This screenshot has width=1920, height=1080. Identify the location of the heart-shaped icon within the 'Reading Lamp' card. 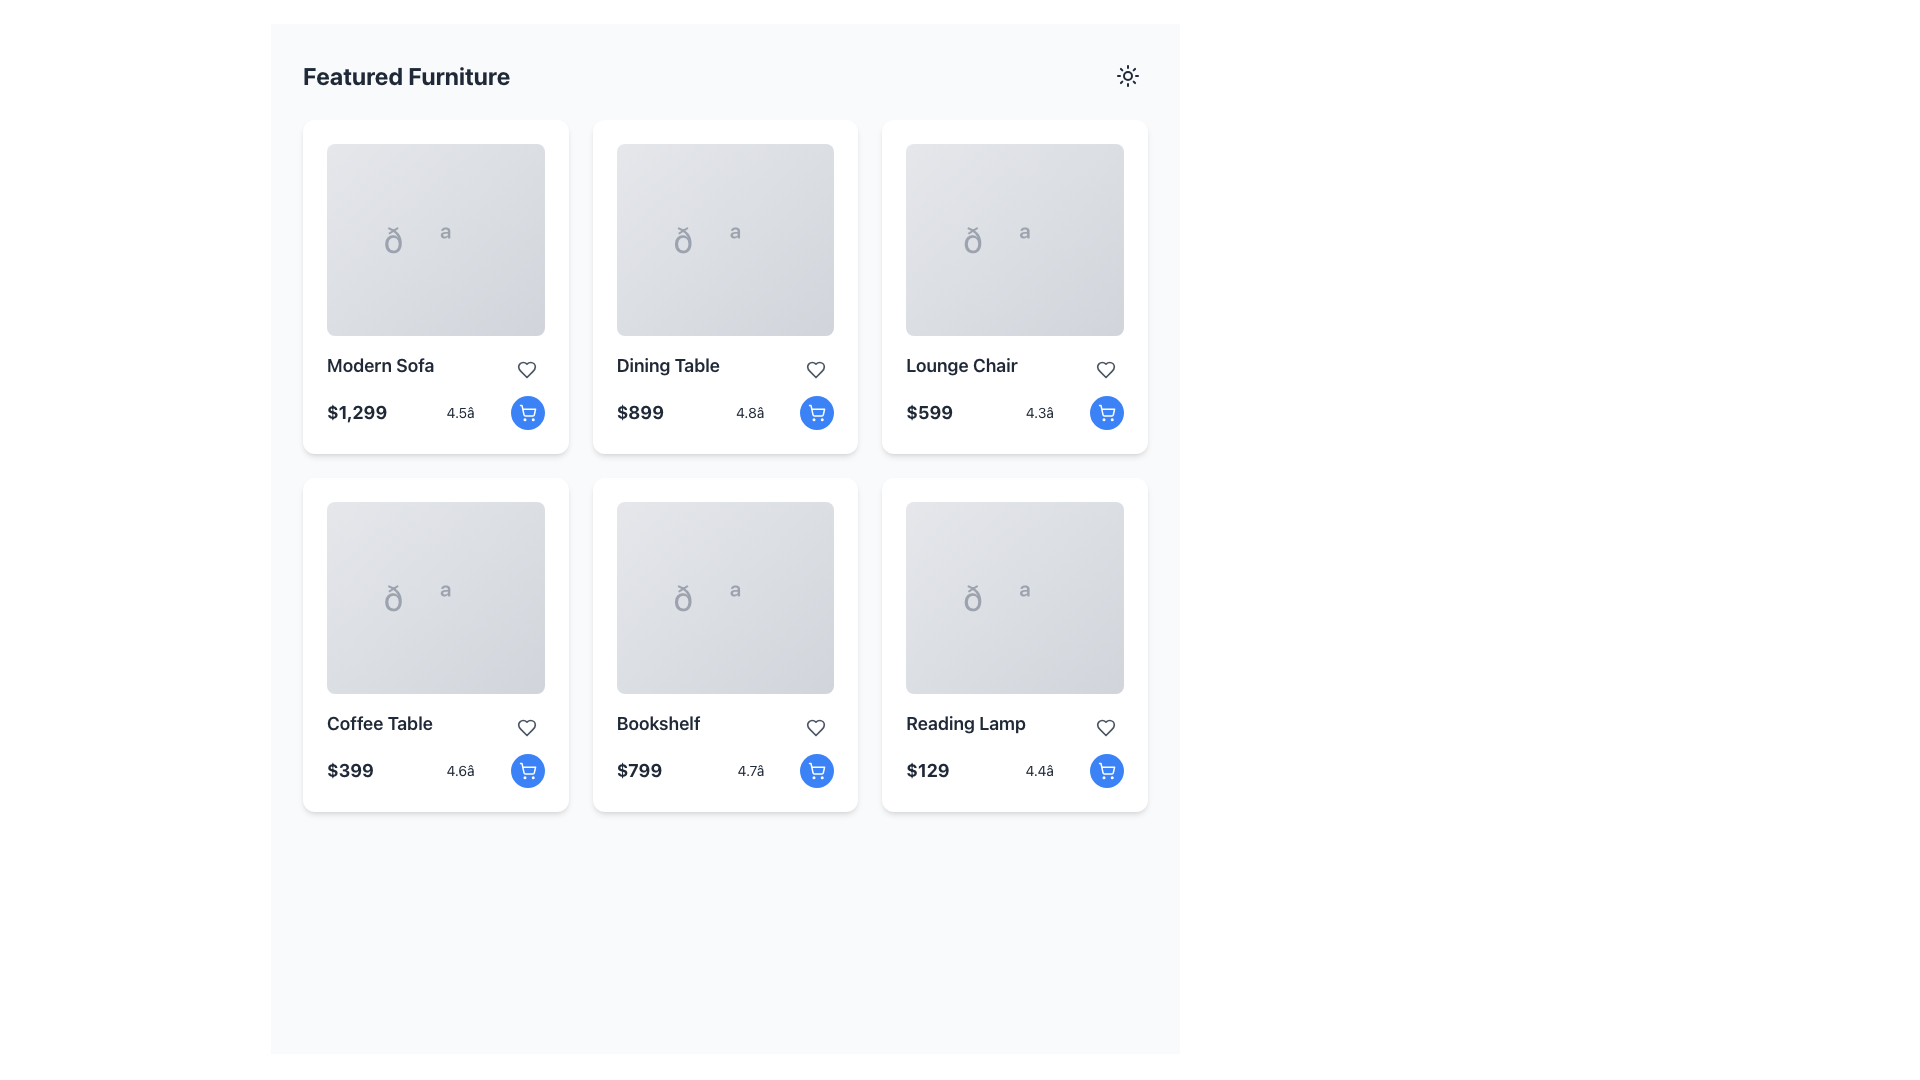
(1104, 728).